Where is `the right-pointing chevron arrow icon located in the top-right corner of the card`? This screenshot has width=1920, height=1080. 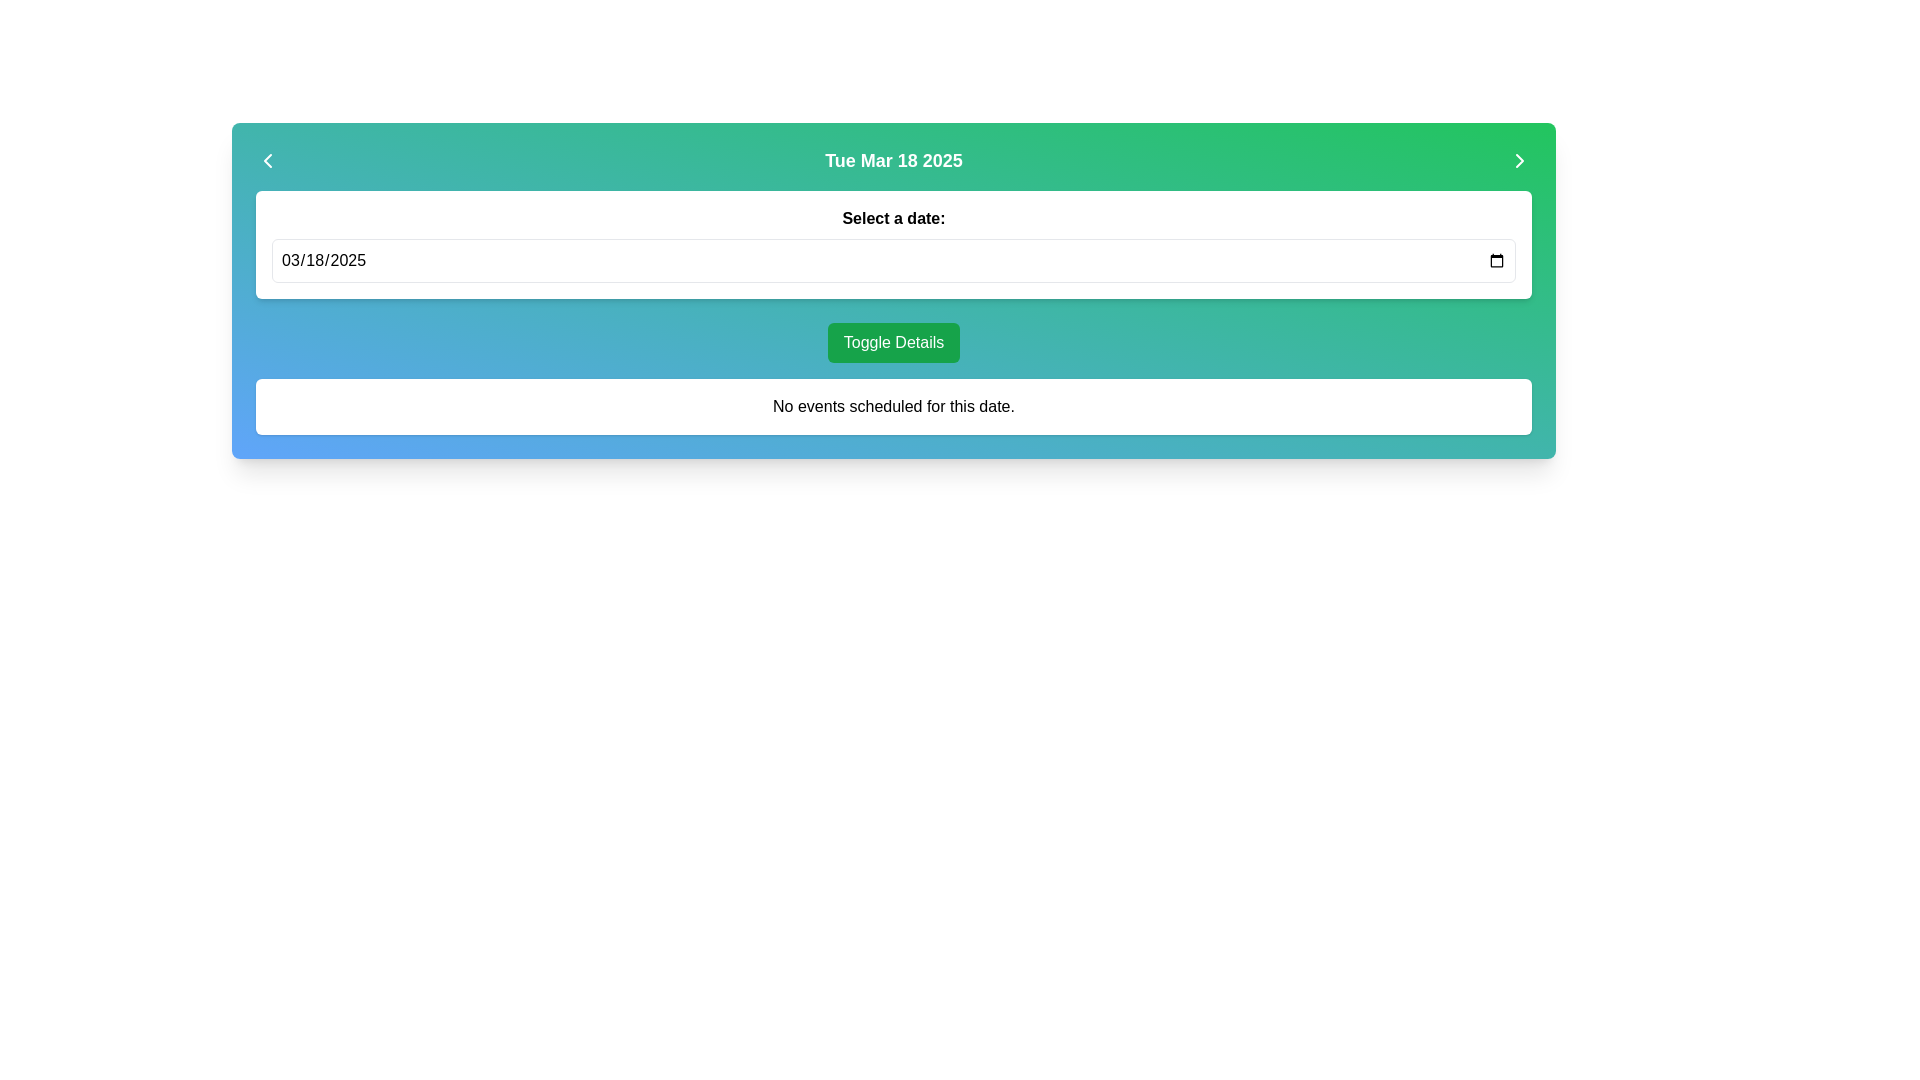 the right-pointing chevron arrow icon located in the top-right corner of the card is located at coordinates (1520, 160).